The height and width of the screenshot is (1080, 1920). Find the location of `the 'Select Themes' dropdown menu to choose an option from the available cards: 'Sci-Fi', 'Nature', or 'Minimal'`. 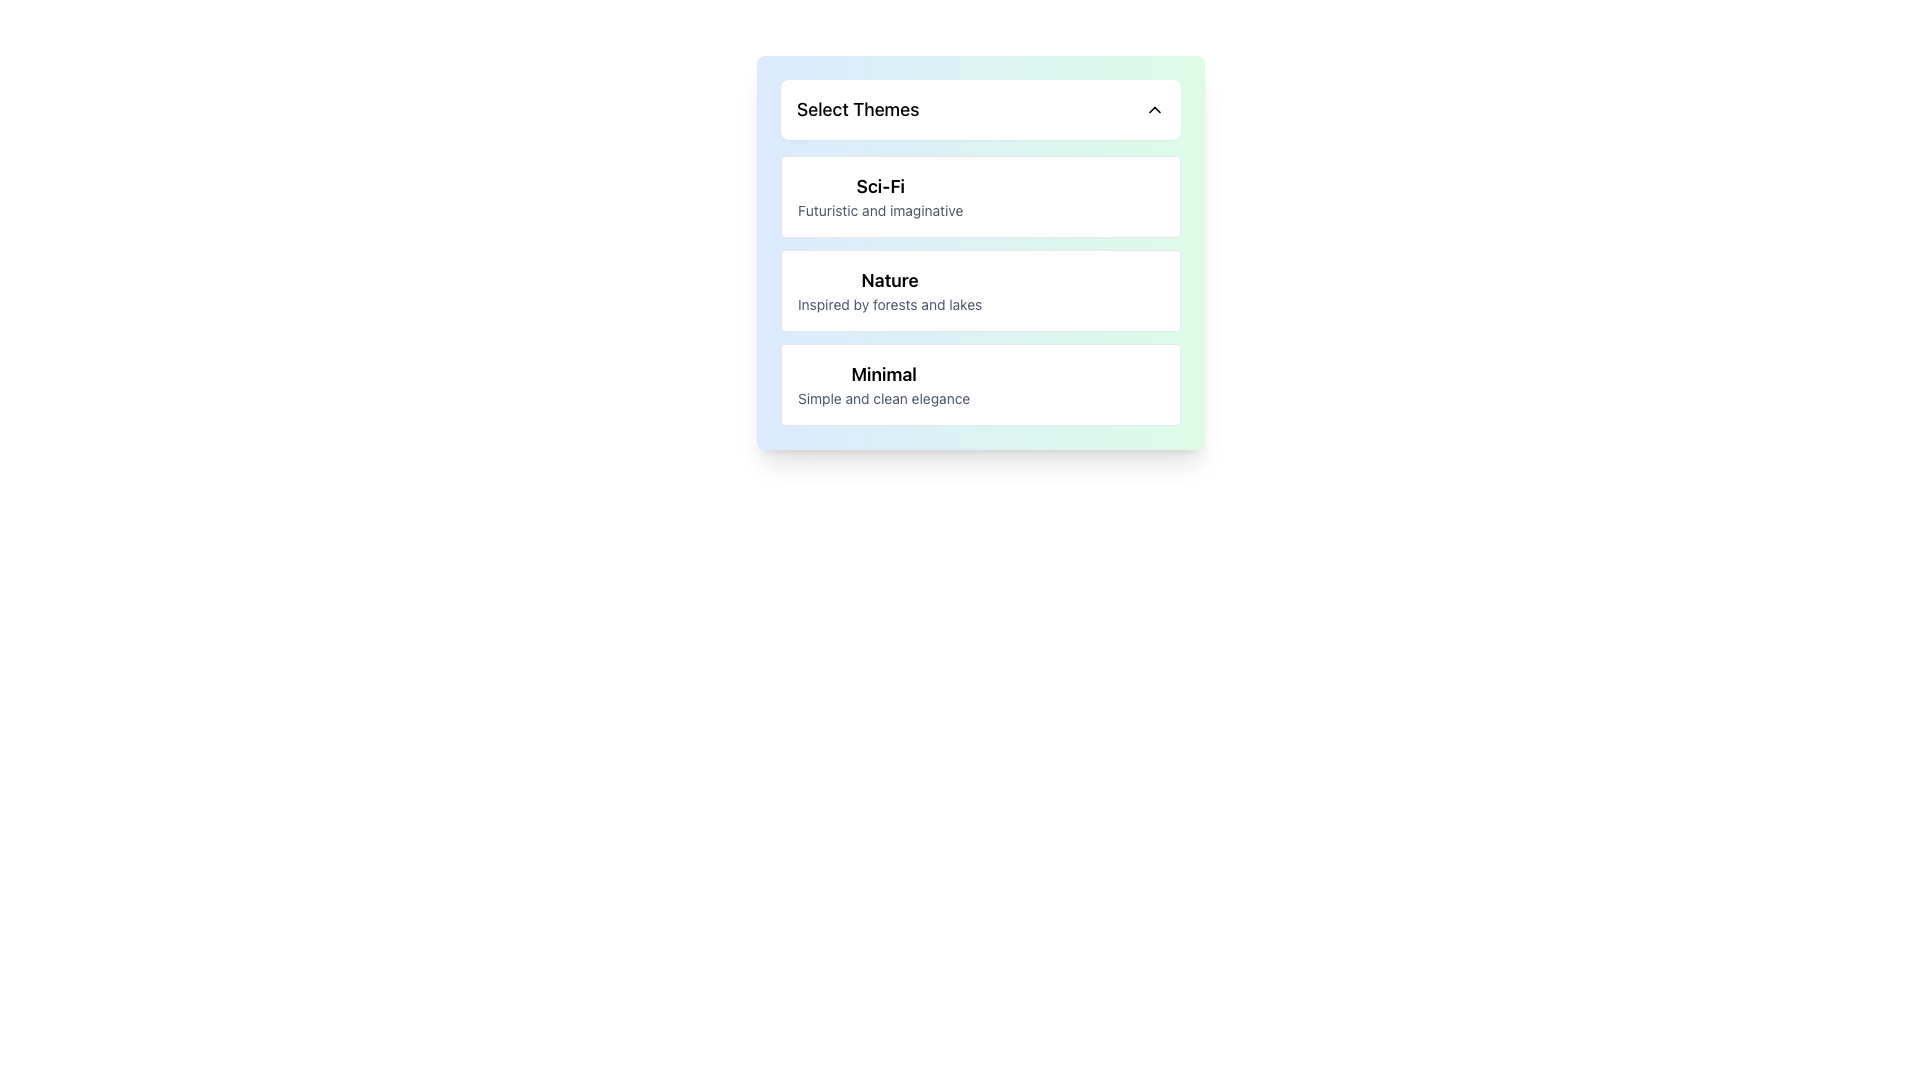

the 'Select Themes' dropdown menu to choose an option from the available cards: 'Sci-Fi', 'Nature', or 'Minimal' is located at coordinates (980, 252).